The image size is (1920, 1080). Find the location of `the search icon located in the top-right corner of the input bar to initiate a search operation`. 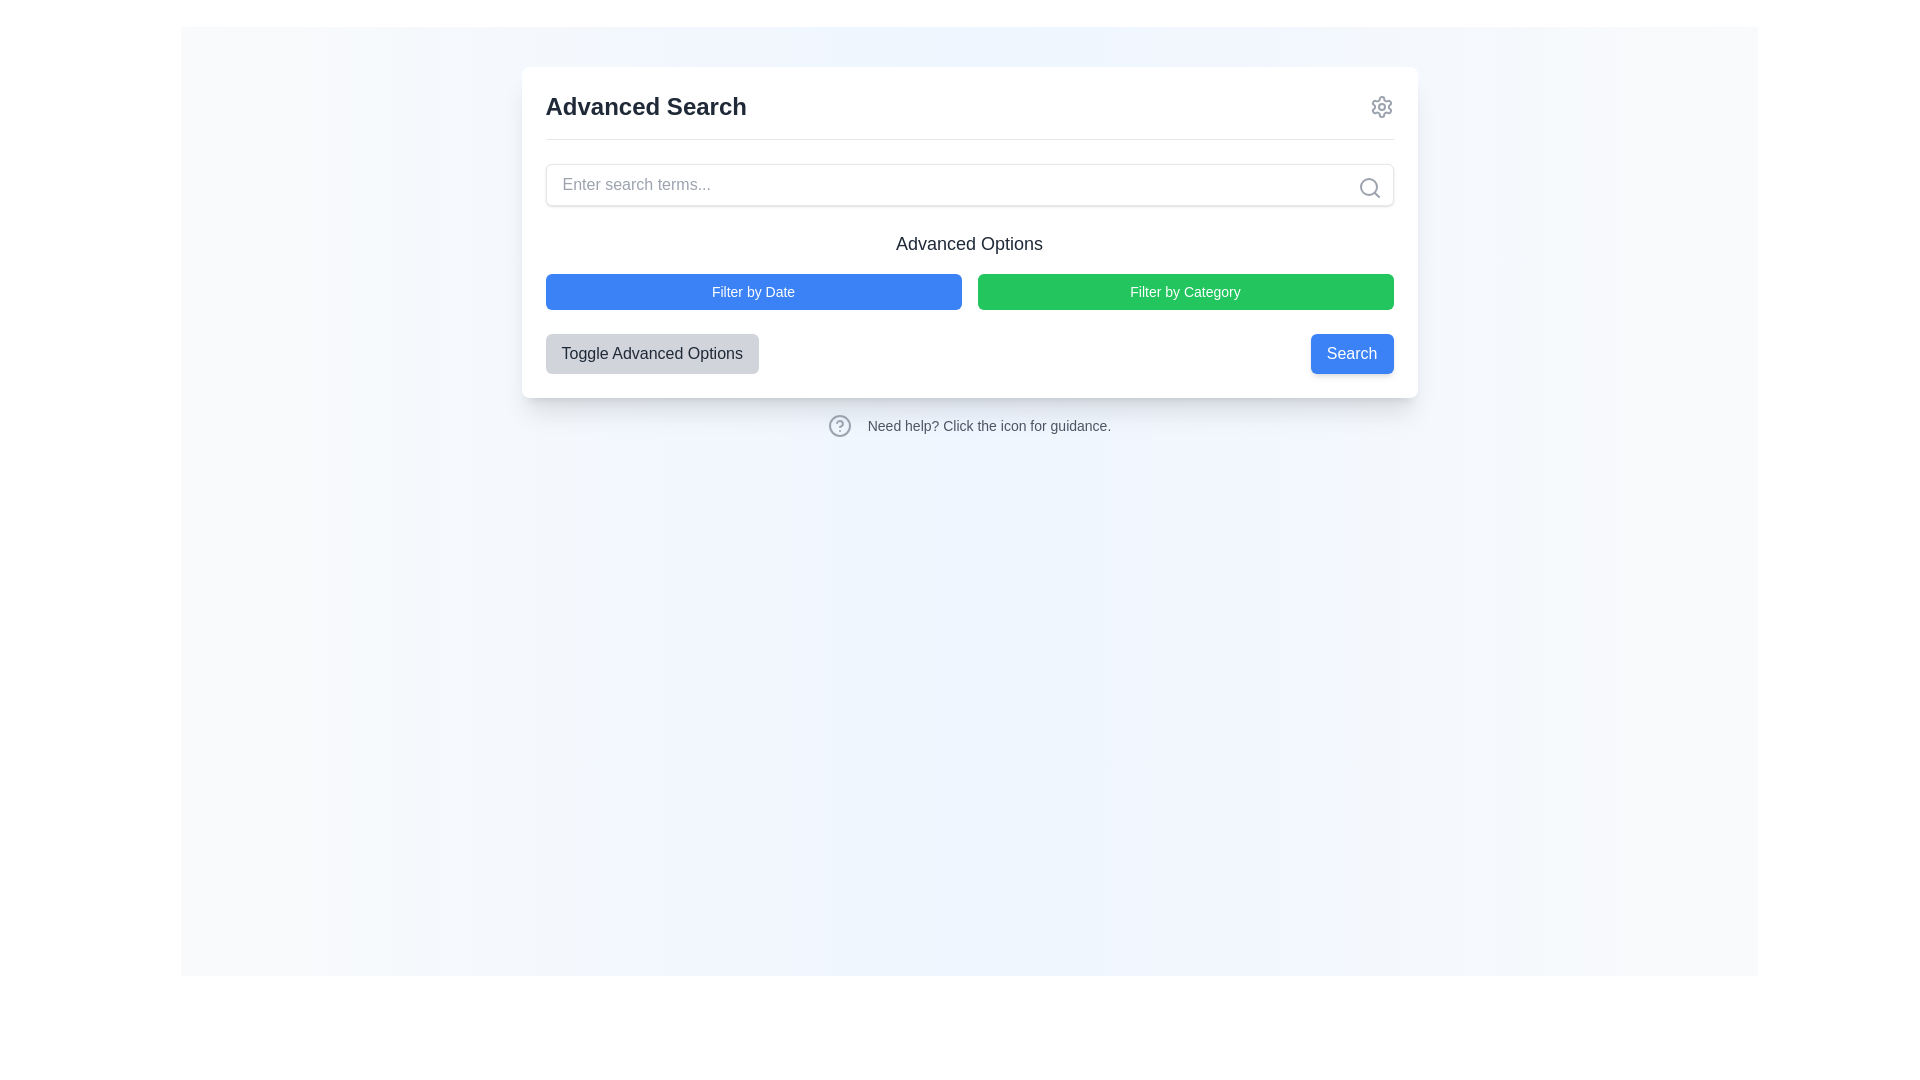

the search icon located in the top-right corner of the input bar to initiate a search operation is located at coordinates (1368, 188).